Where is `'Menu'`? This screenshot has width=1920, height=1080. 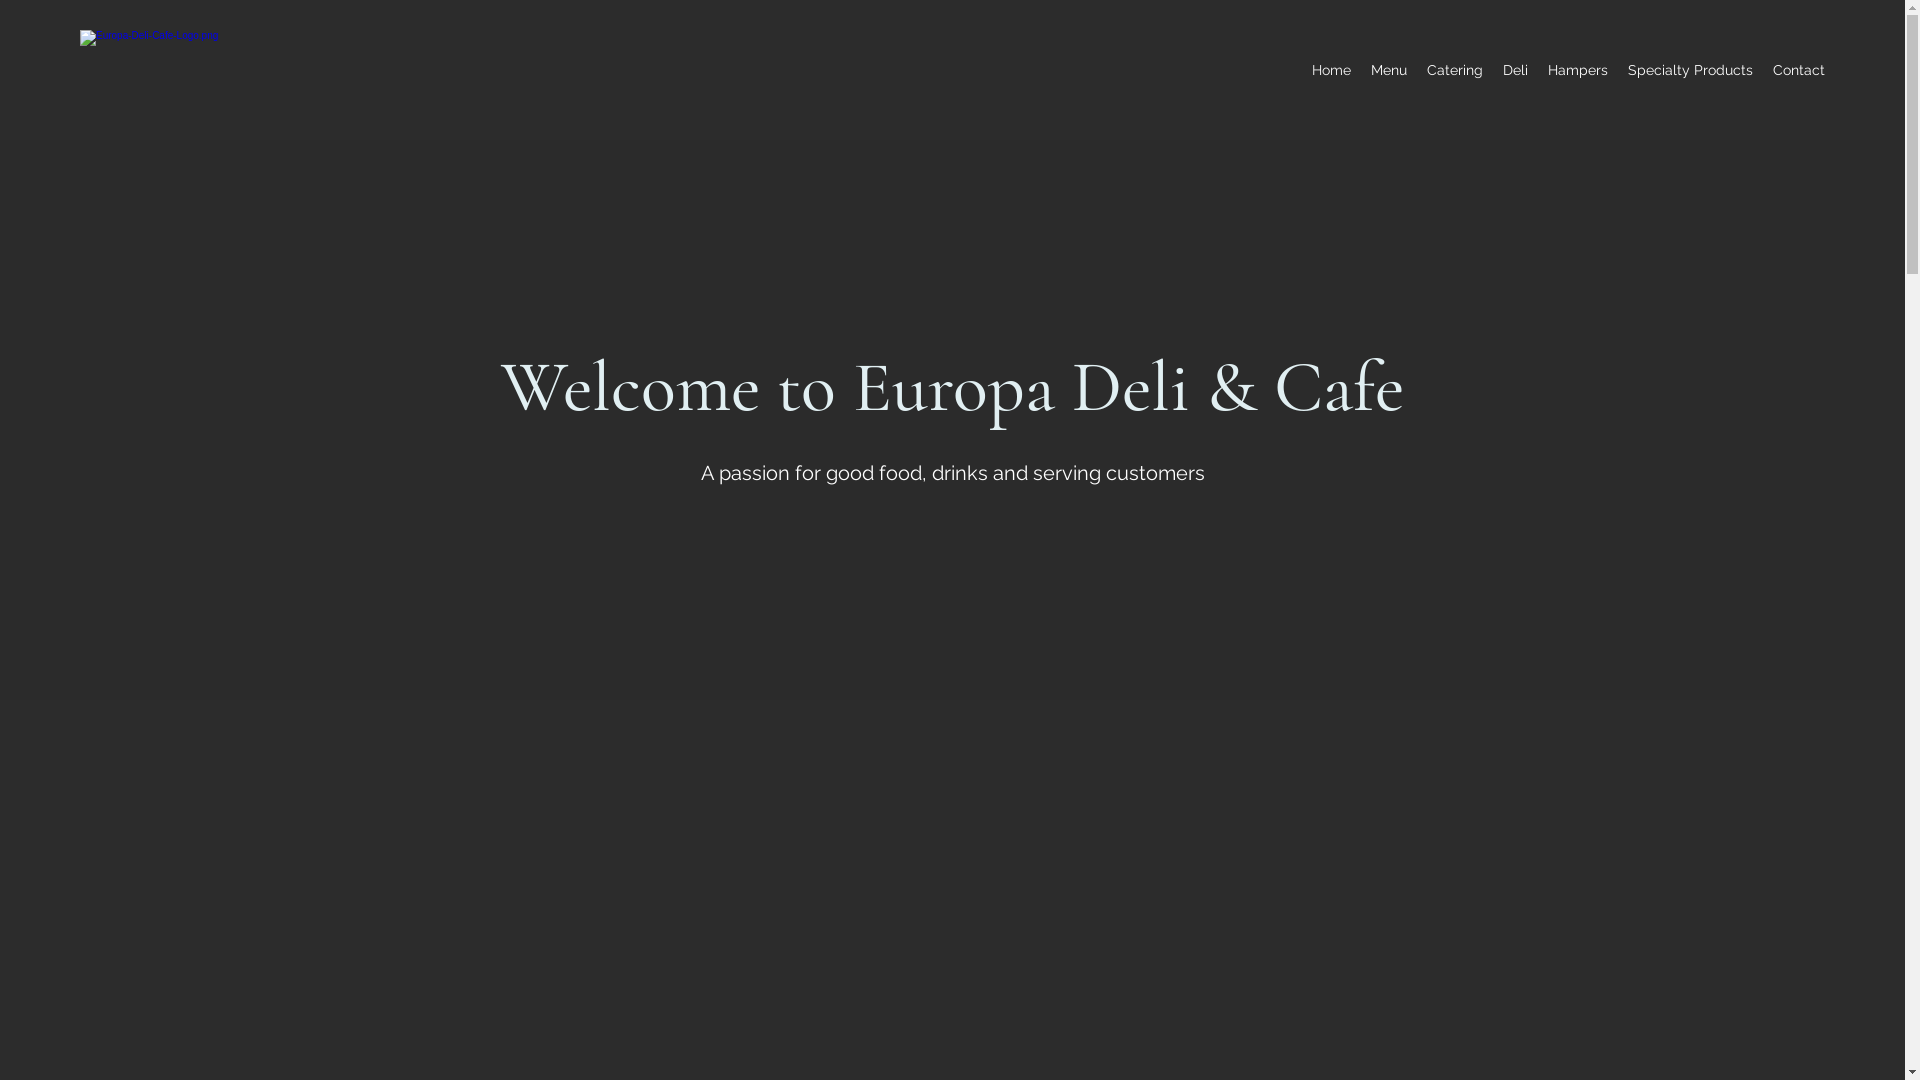 'Menu' is located at coordinates (1387, 68).